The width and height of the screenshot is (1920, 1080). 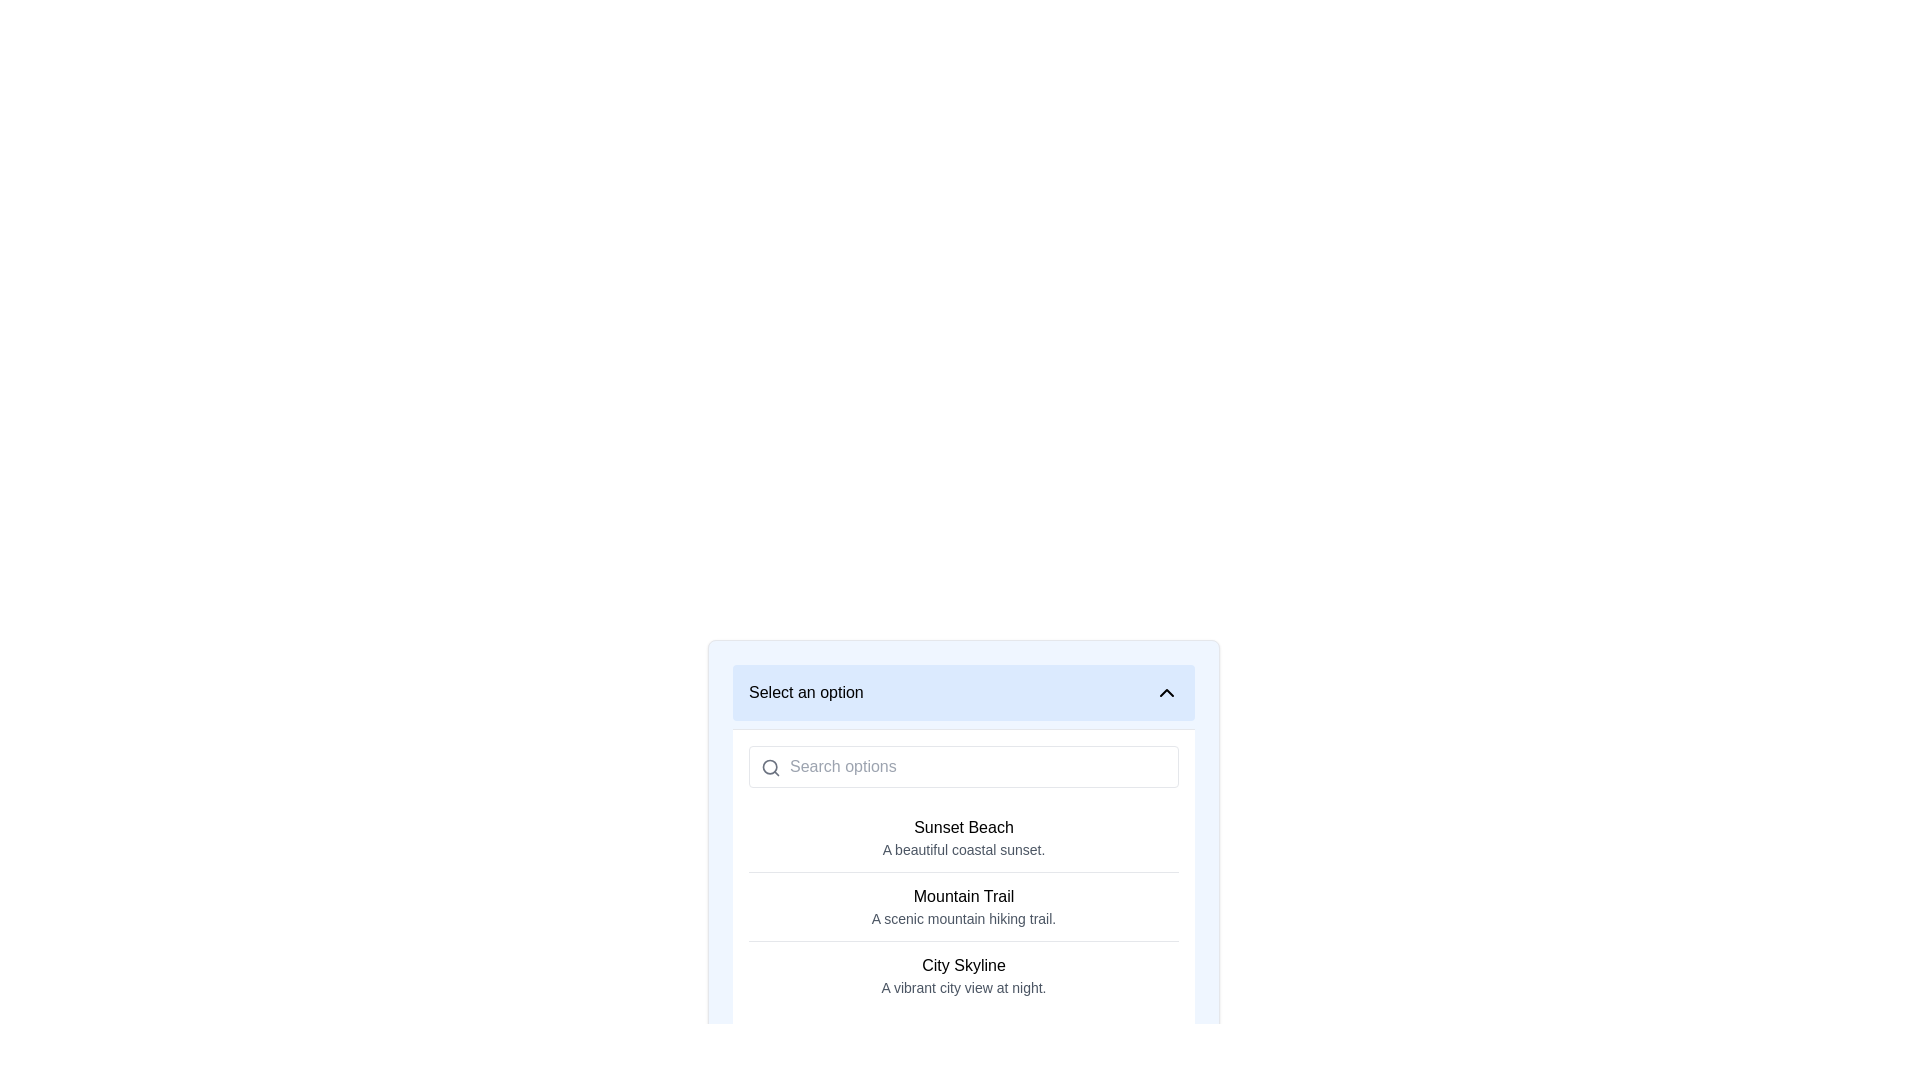 I want to click on the List item titled 'City Skyline' with the description 'A vibrant city view at night', so click(x=964, y=974).